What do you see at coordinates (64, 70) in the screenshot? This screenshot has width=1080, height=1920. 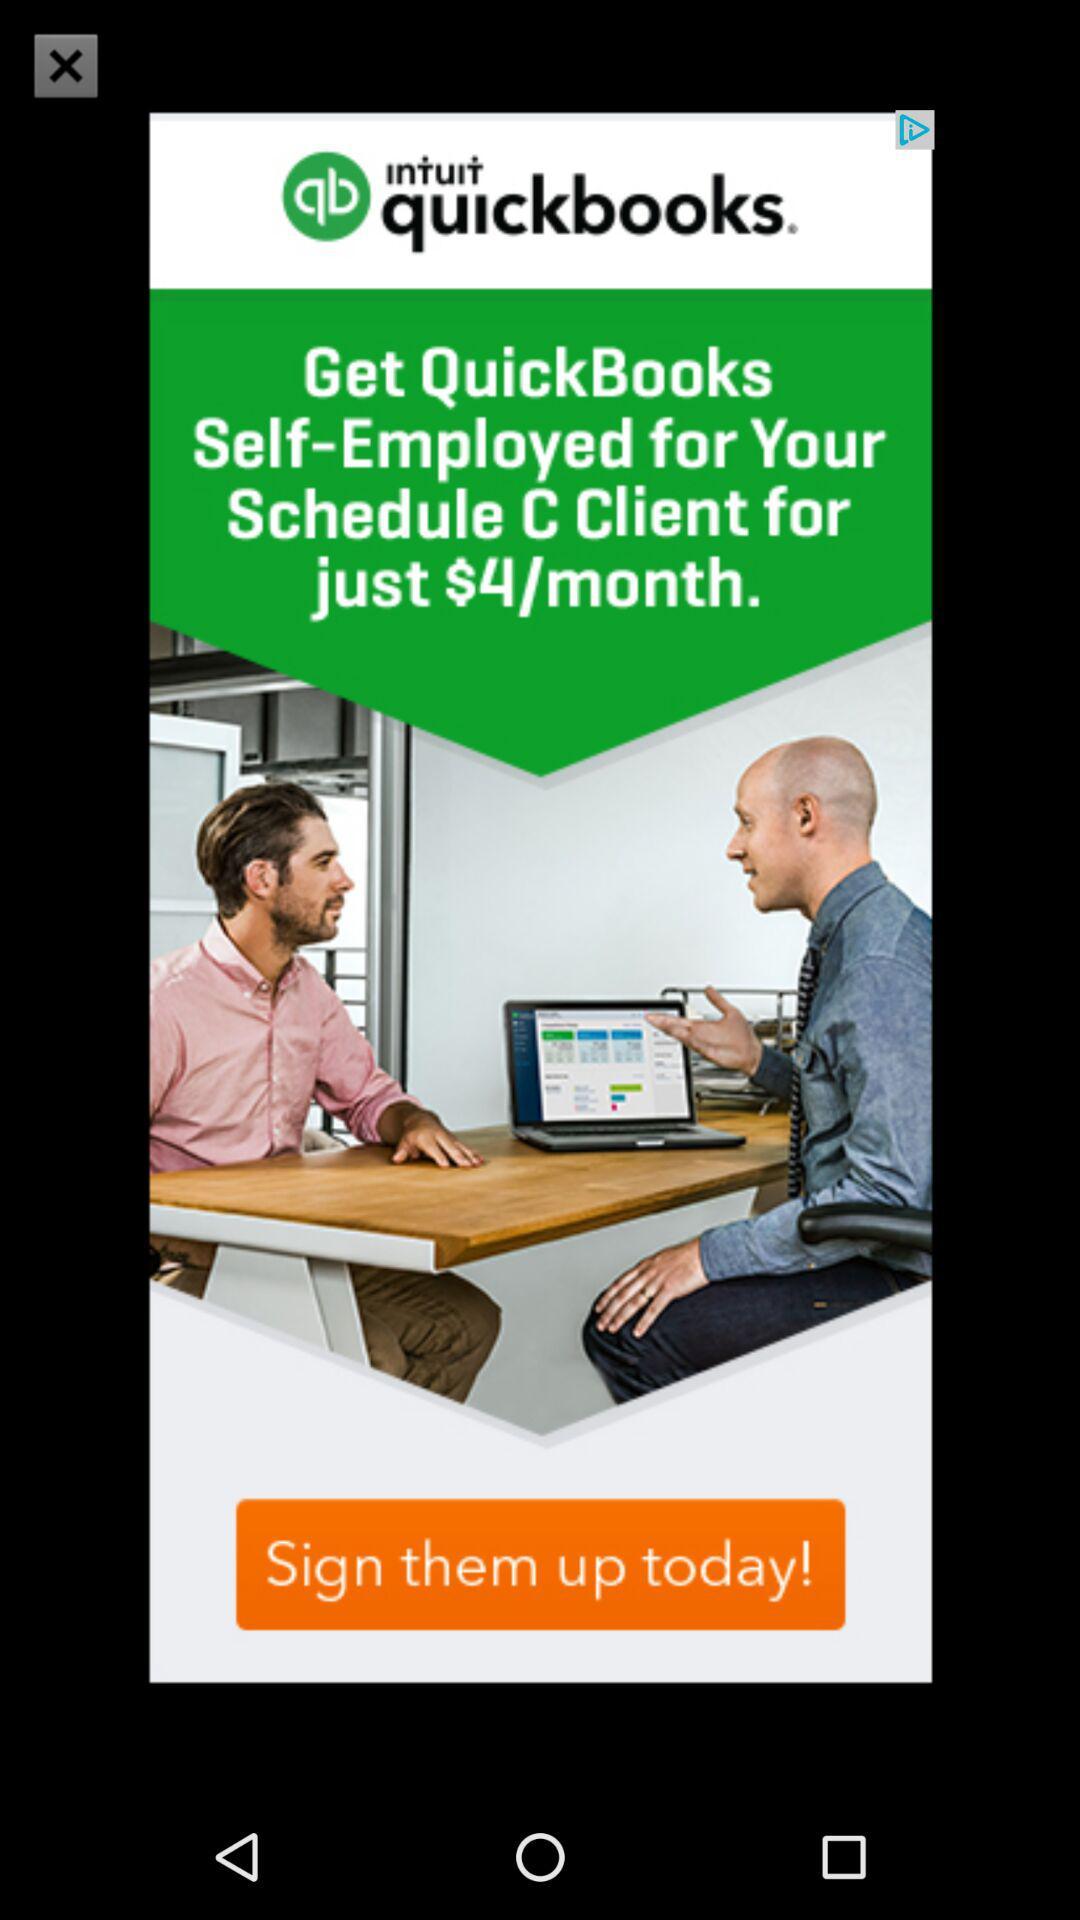 I see `the close icon` at bounding box center [64, 70].